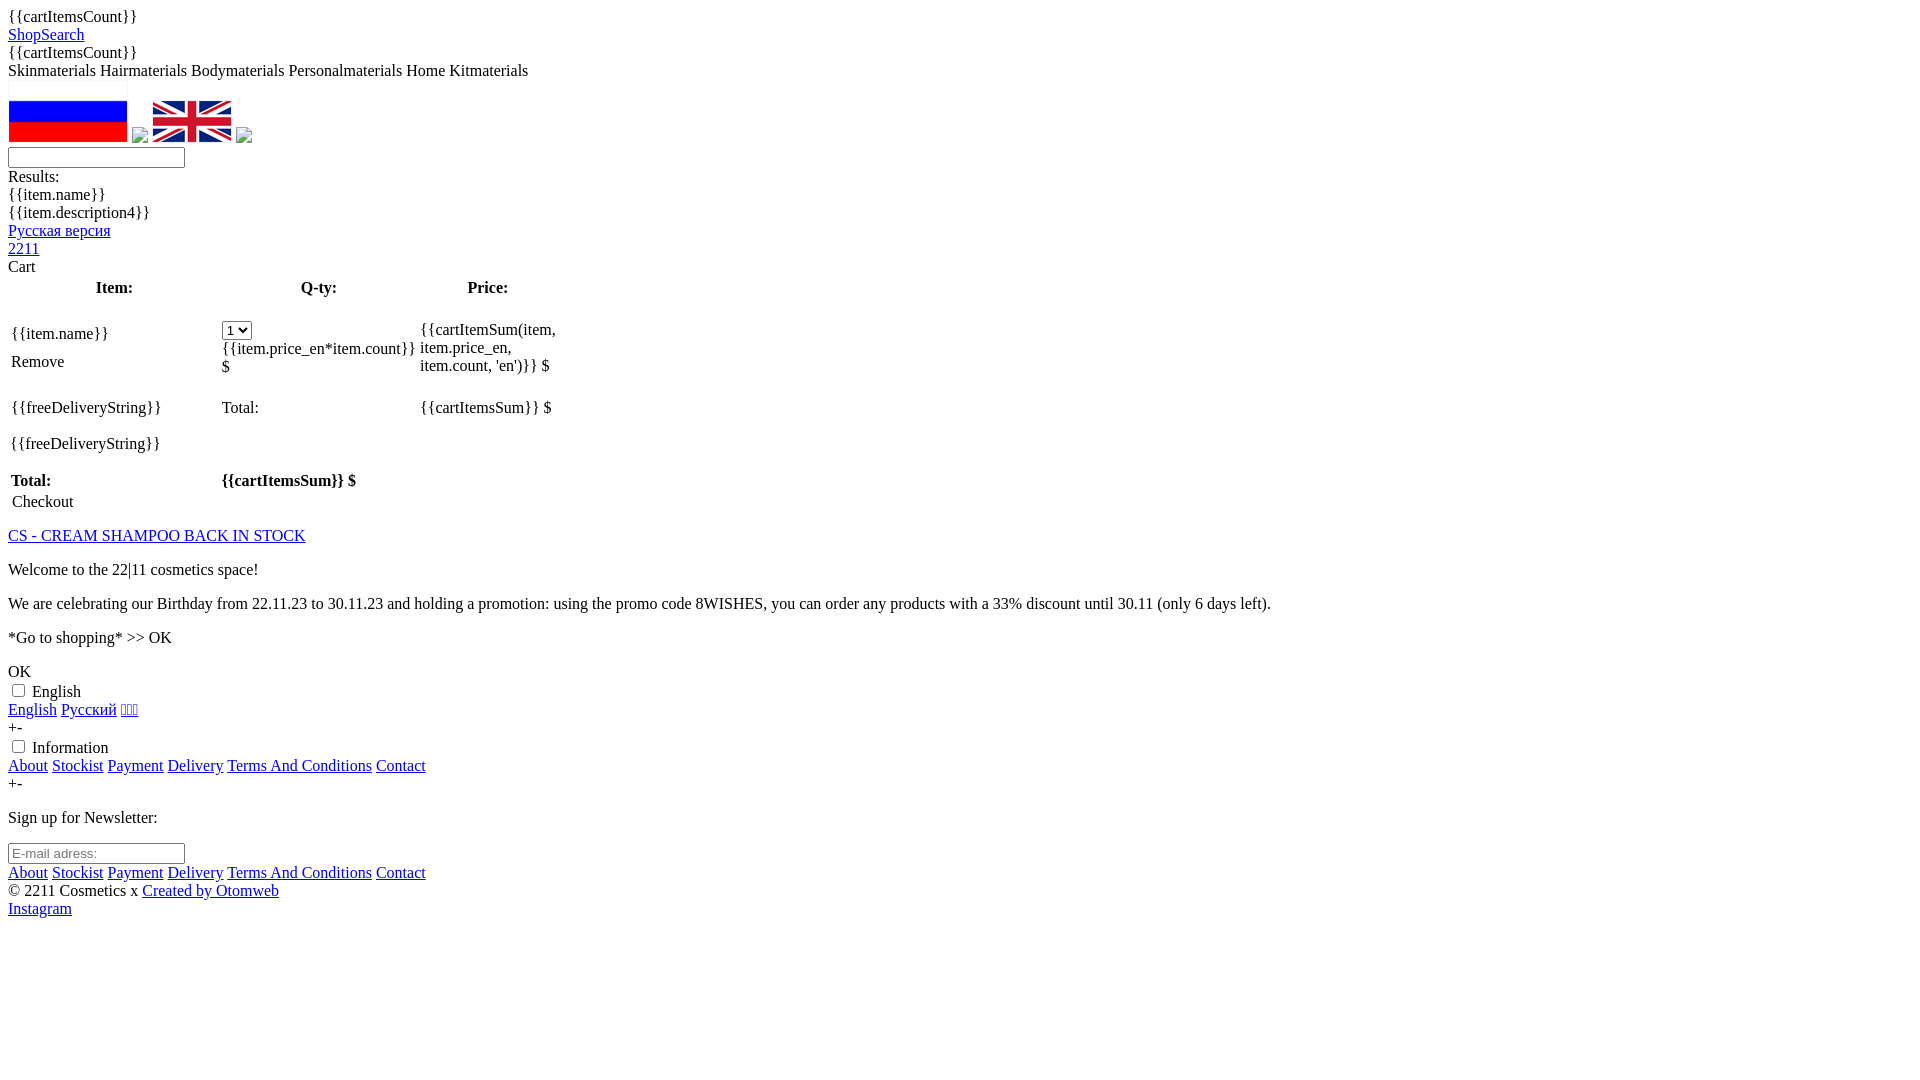 This screenshot has width=1920, height=1080. I want to click on 'Delivery', so click(196, 765).